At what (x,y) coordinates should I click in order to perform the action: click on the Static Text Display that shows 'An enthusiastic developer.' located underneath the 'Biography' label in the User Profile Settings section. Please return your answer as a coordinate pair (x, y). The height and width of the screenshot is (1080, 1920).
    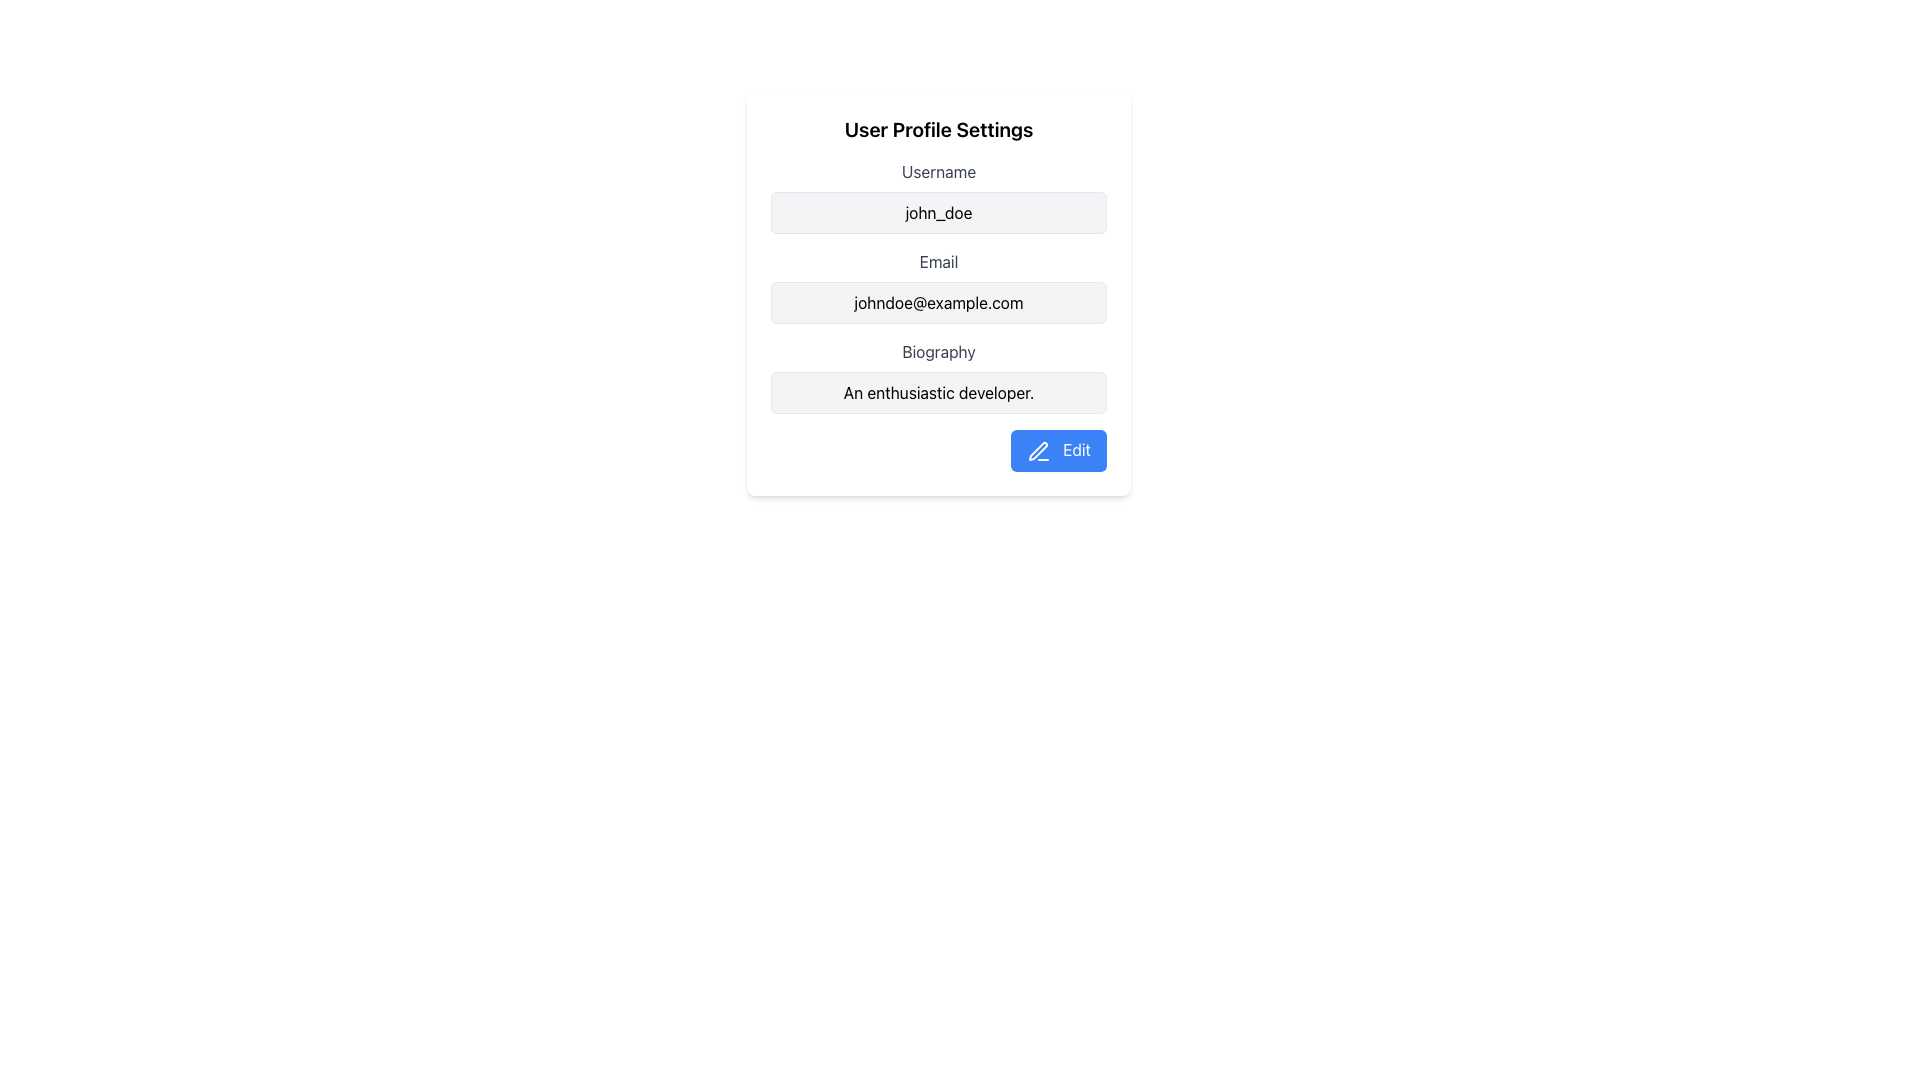
    Looking at the image, I should click on (938, 393).